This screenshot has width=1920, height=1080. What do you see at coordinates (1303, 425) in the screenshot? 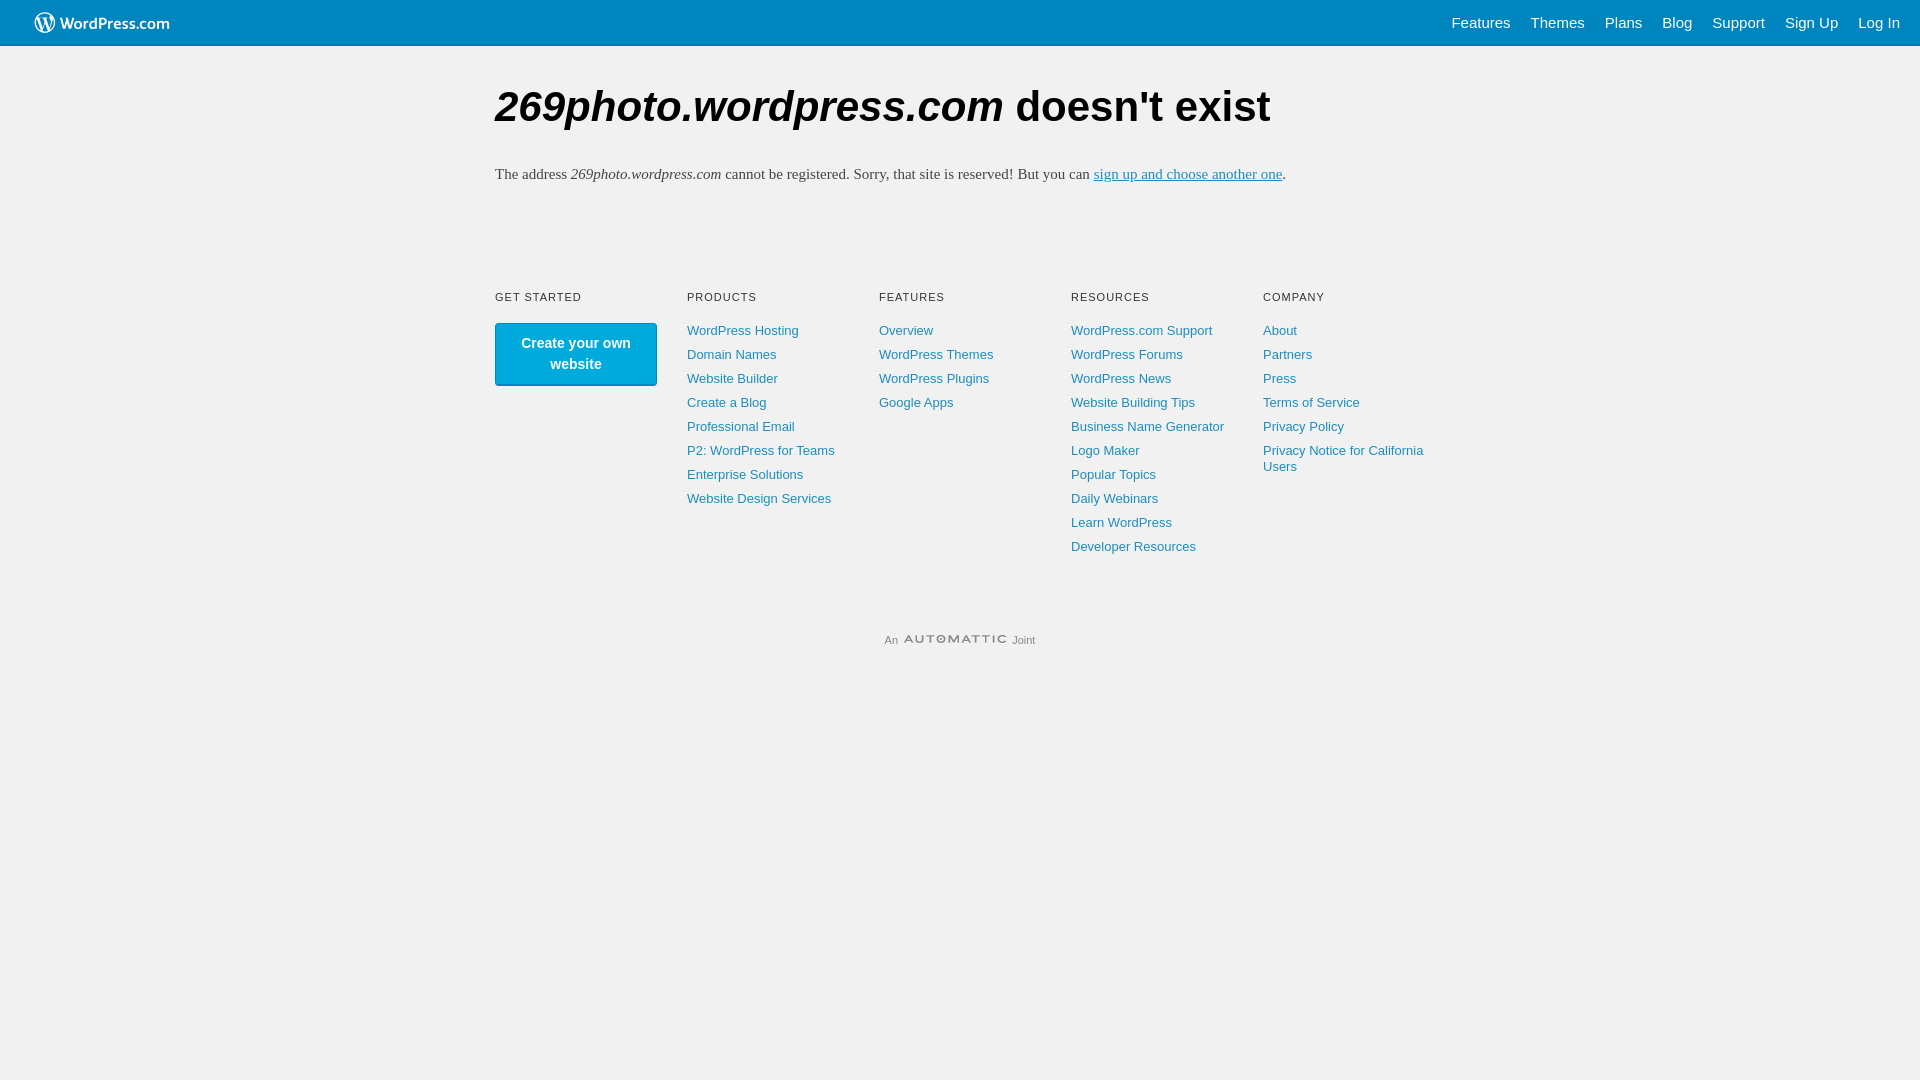
I see `'Privacy Policy'` at bounding box center [1303, 425].